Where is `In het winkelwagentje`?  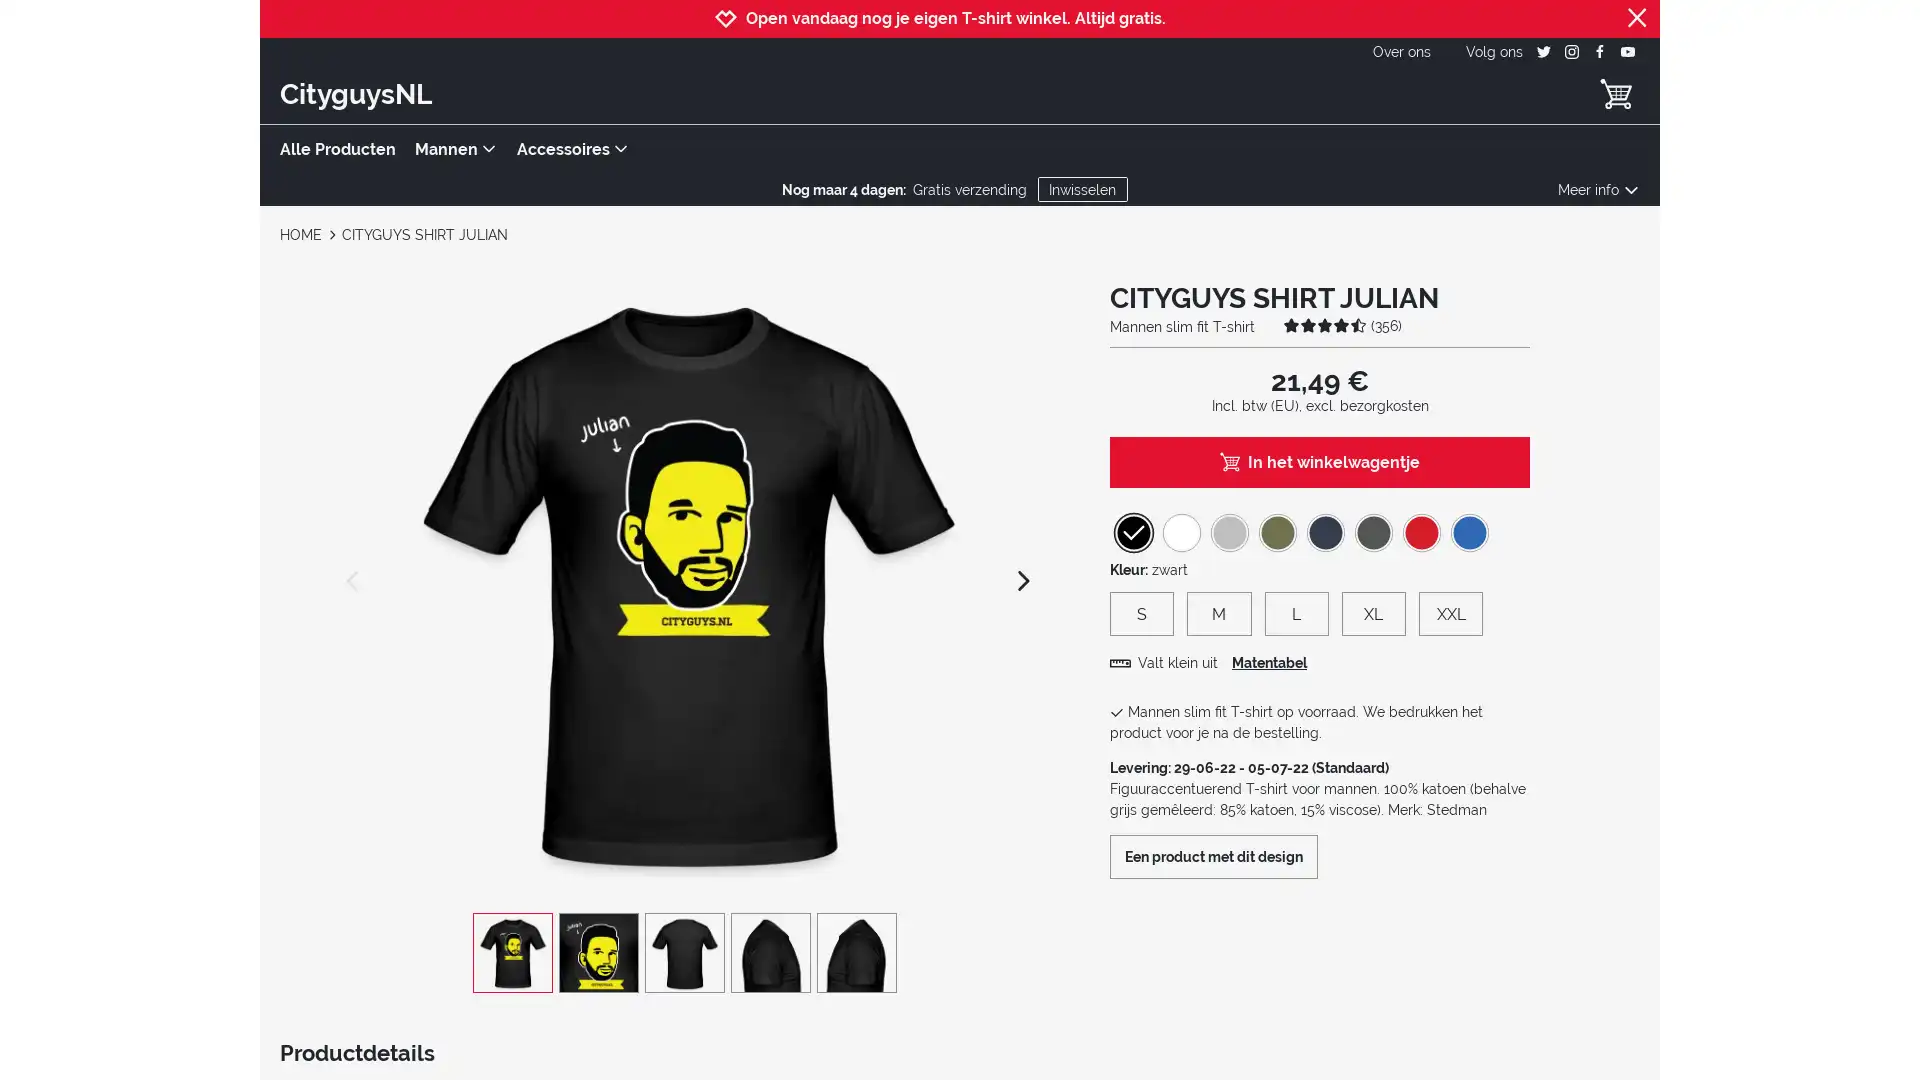 In het winkelwagentje is located at coordinates (1320, 461).